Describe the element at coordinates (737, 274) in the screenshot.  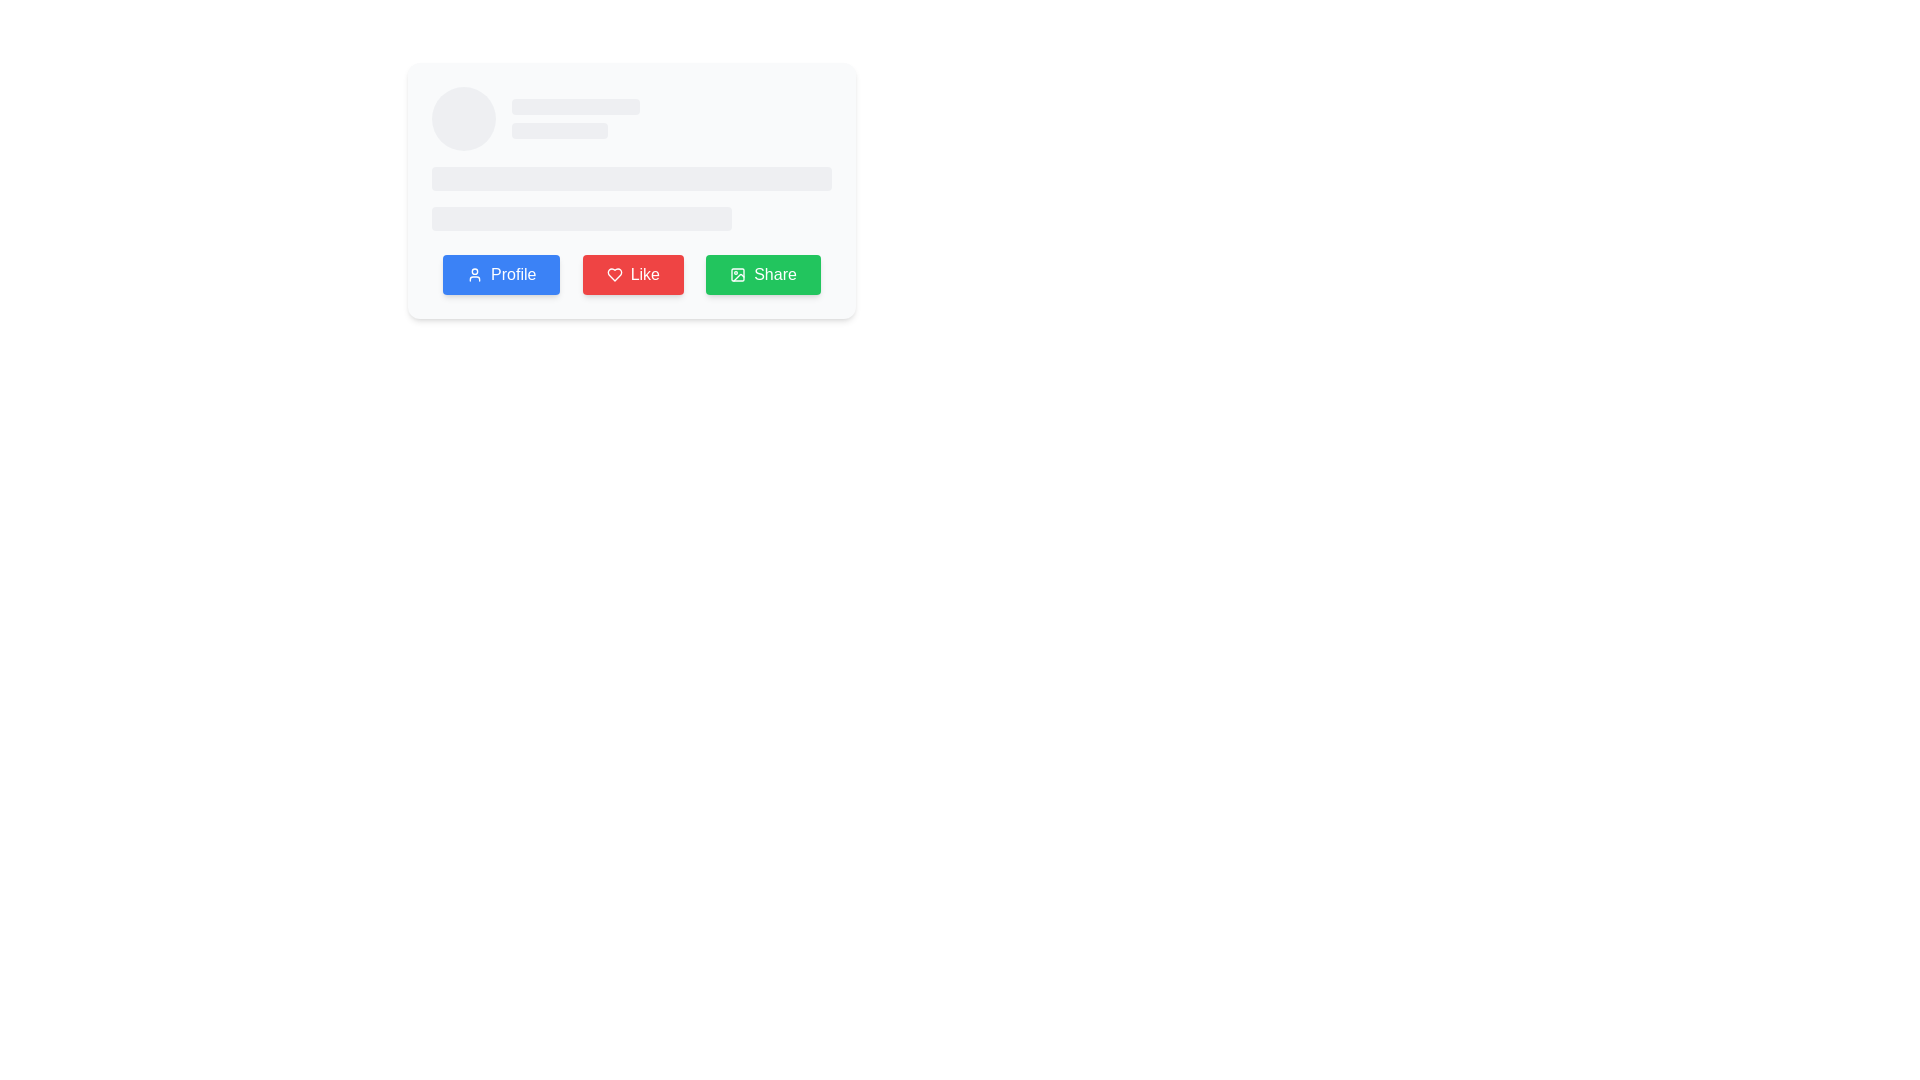
I see `the icon representing sharing actions located at the center of the 'Share' button, which is situated to the right of a group of three buttons beneath a user card interface` at that location.